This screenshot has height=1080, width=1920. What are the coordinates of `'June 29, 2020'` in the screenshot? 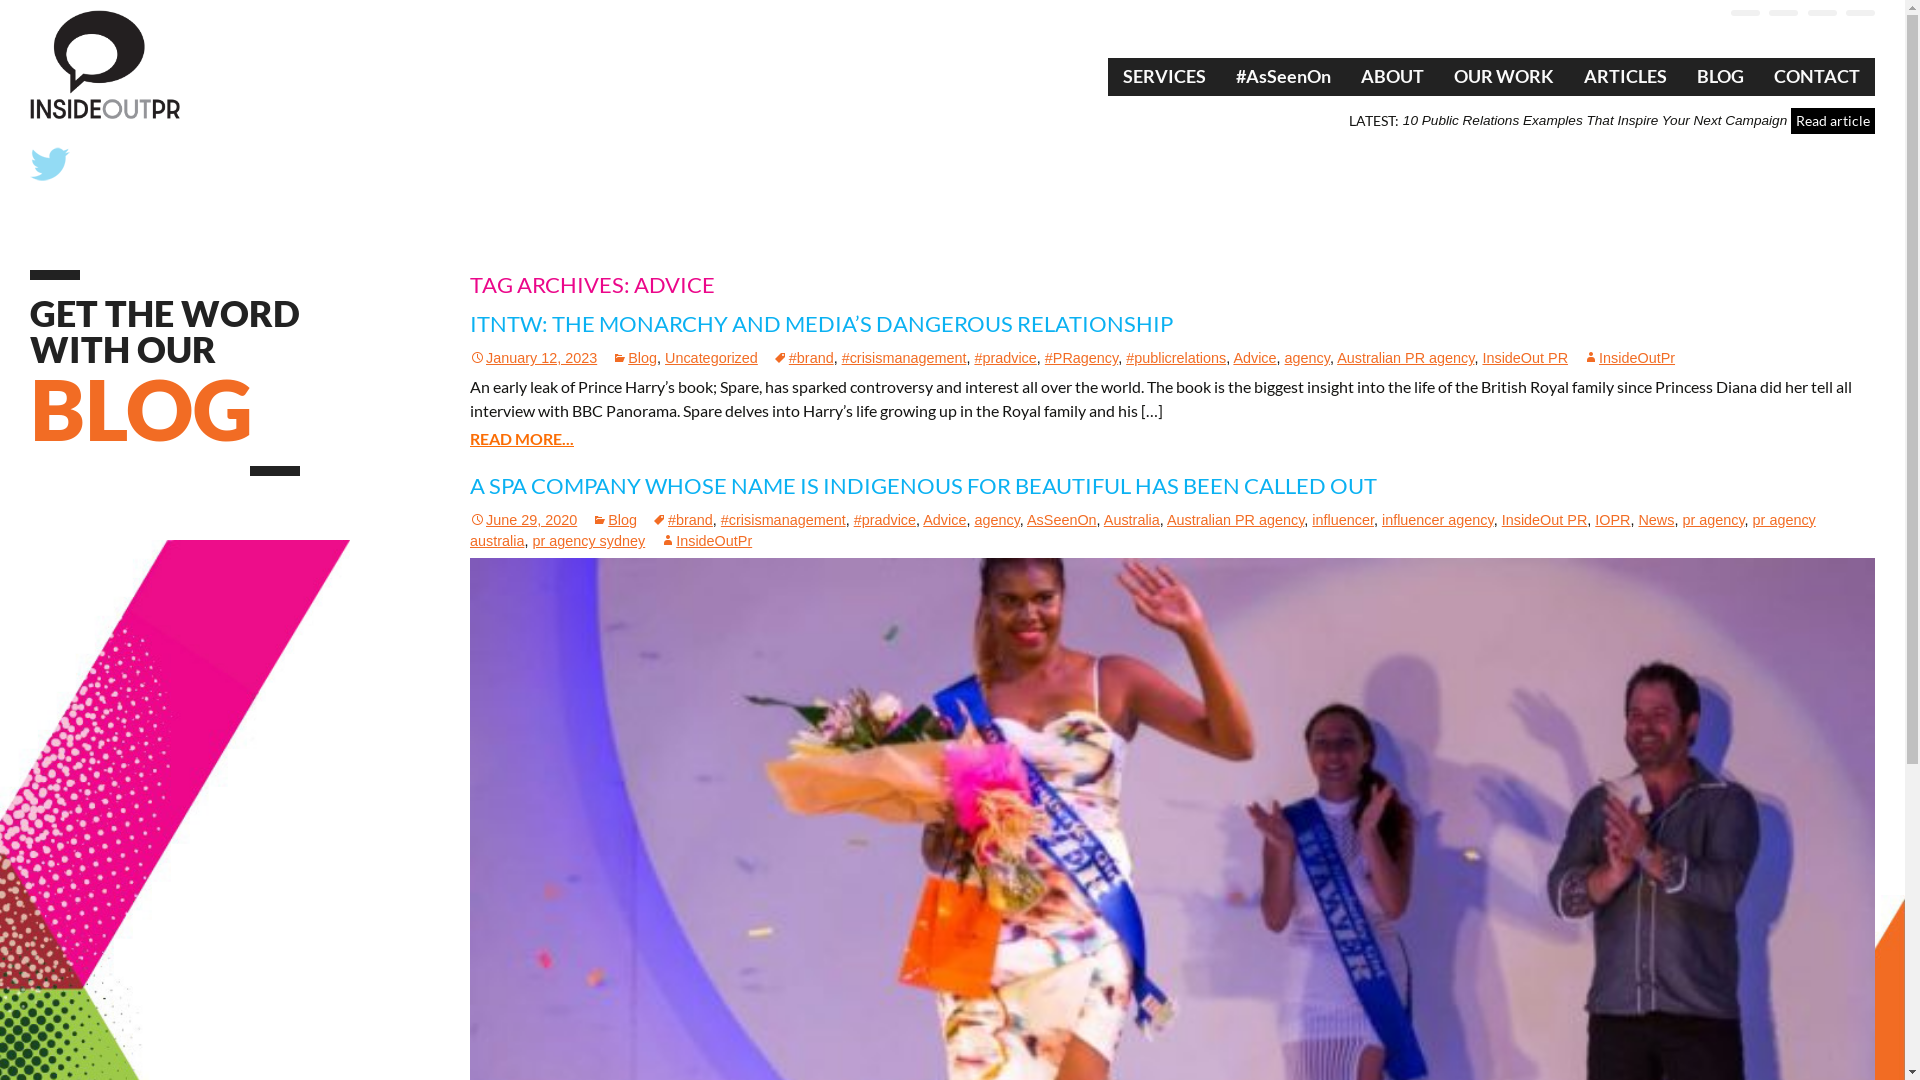 It's located at (523, 519).